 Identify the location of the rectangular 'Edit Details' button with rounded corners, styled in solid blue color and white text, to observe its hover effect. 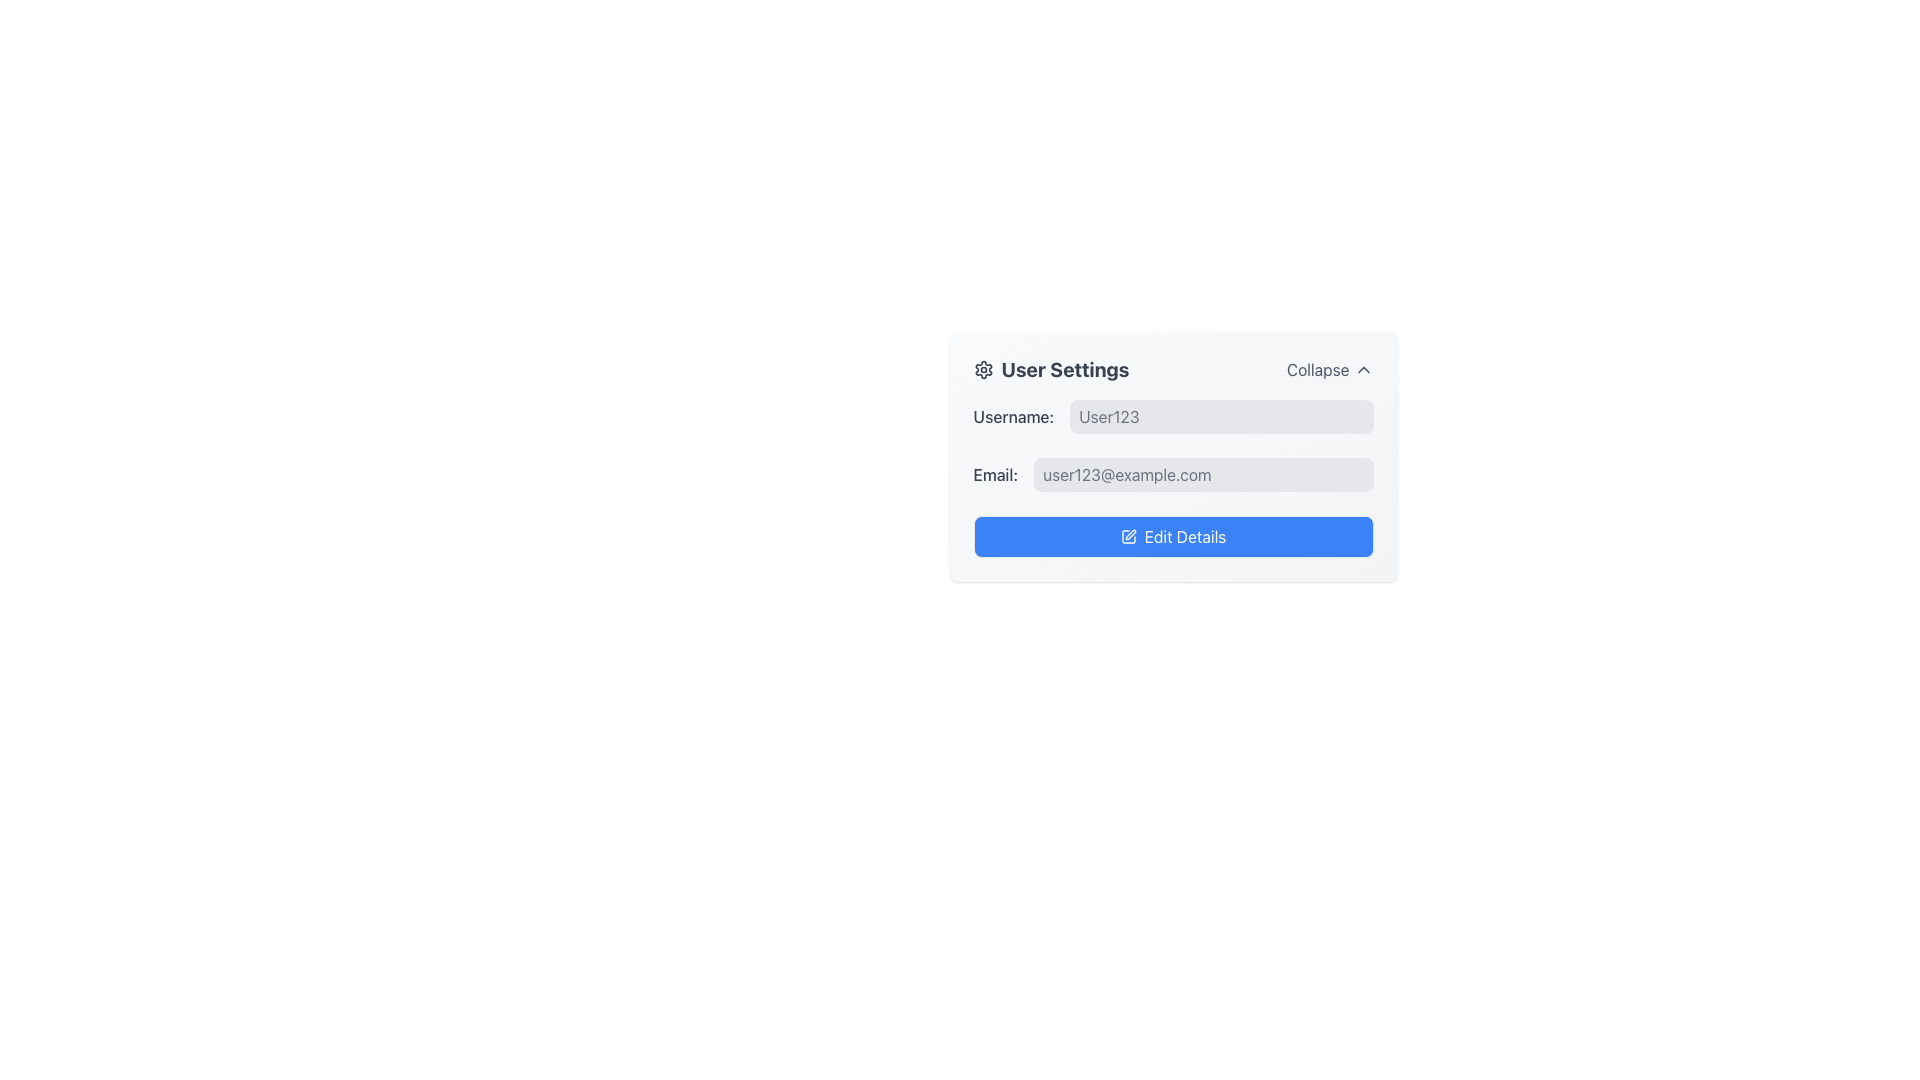
(1173, 535).